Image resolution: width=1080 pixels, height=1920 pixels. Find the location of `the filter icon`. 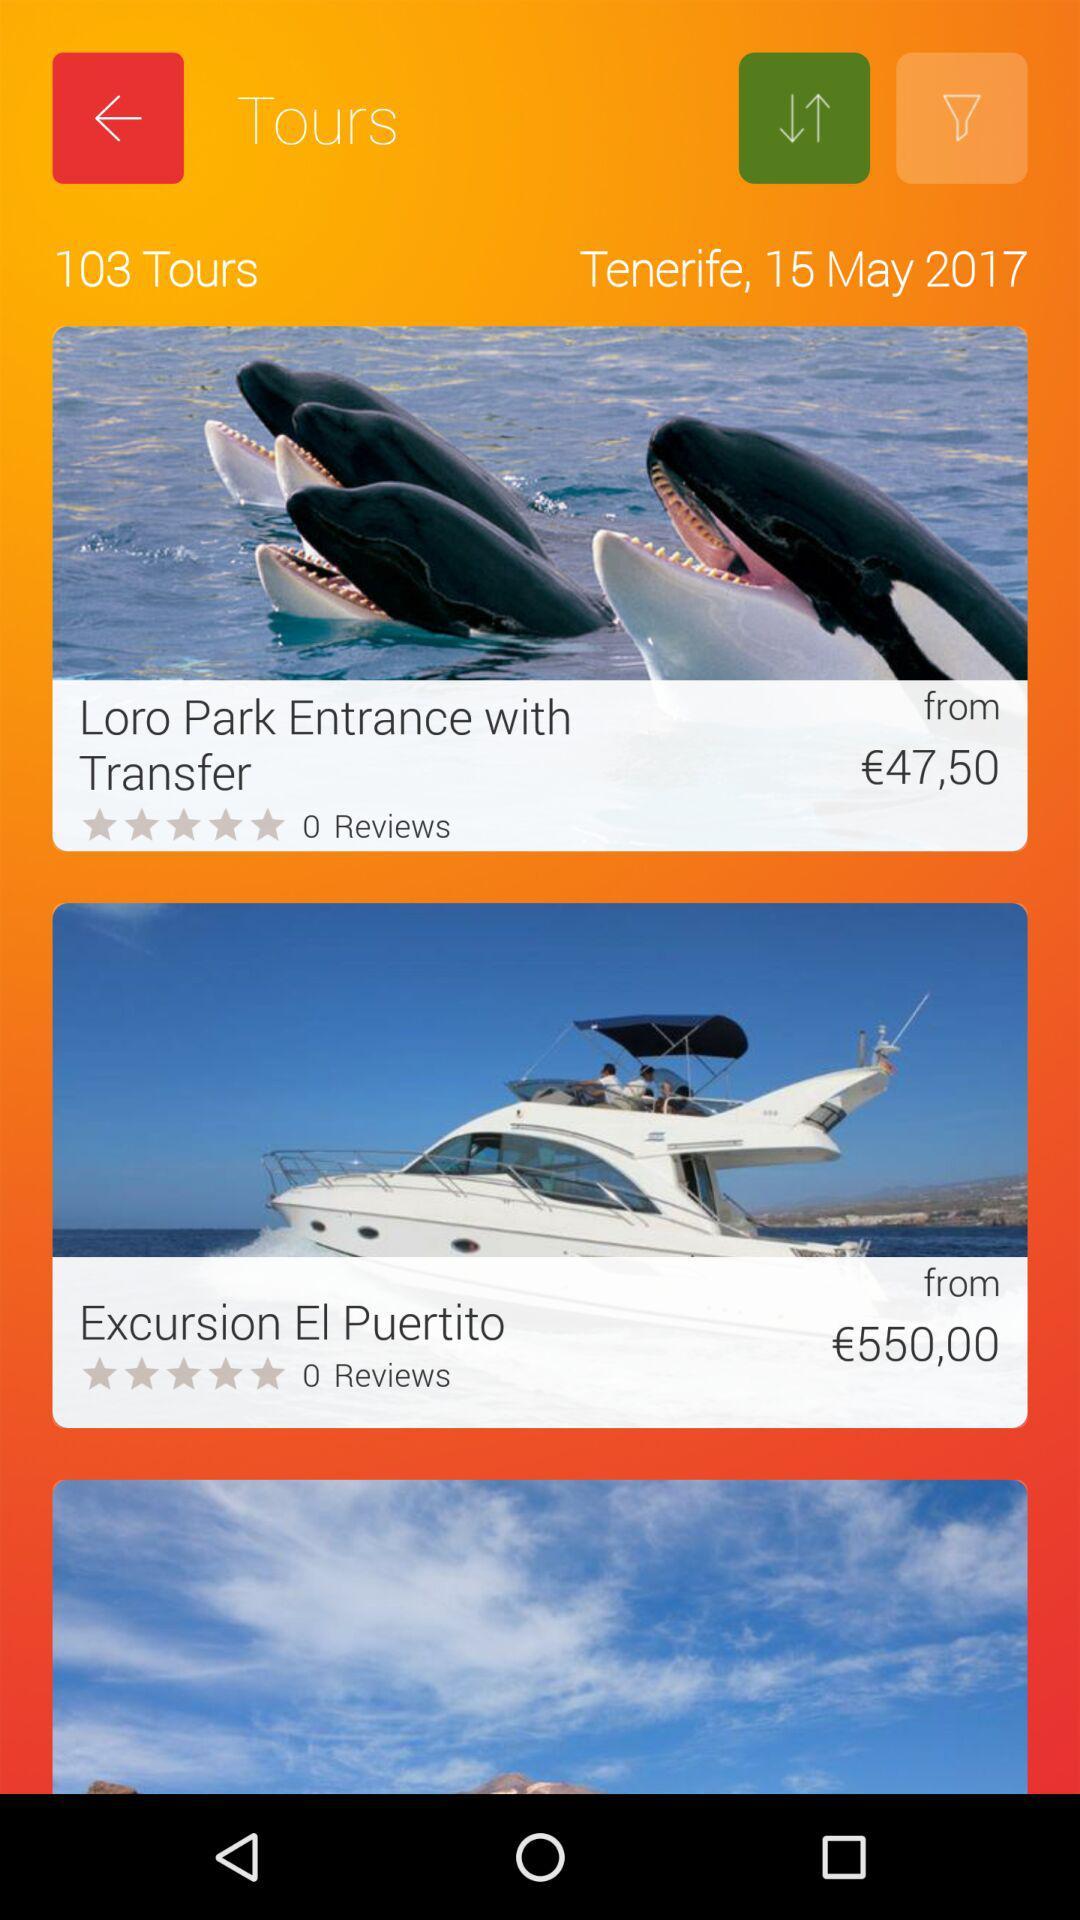

the filter icon is located at coordinates (960, 117).